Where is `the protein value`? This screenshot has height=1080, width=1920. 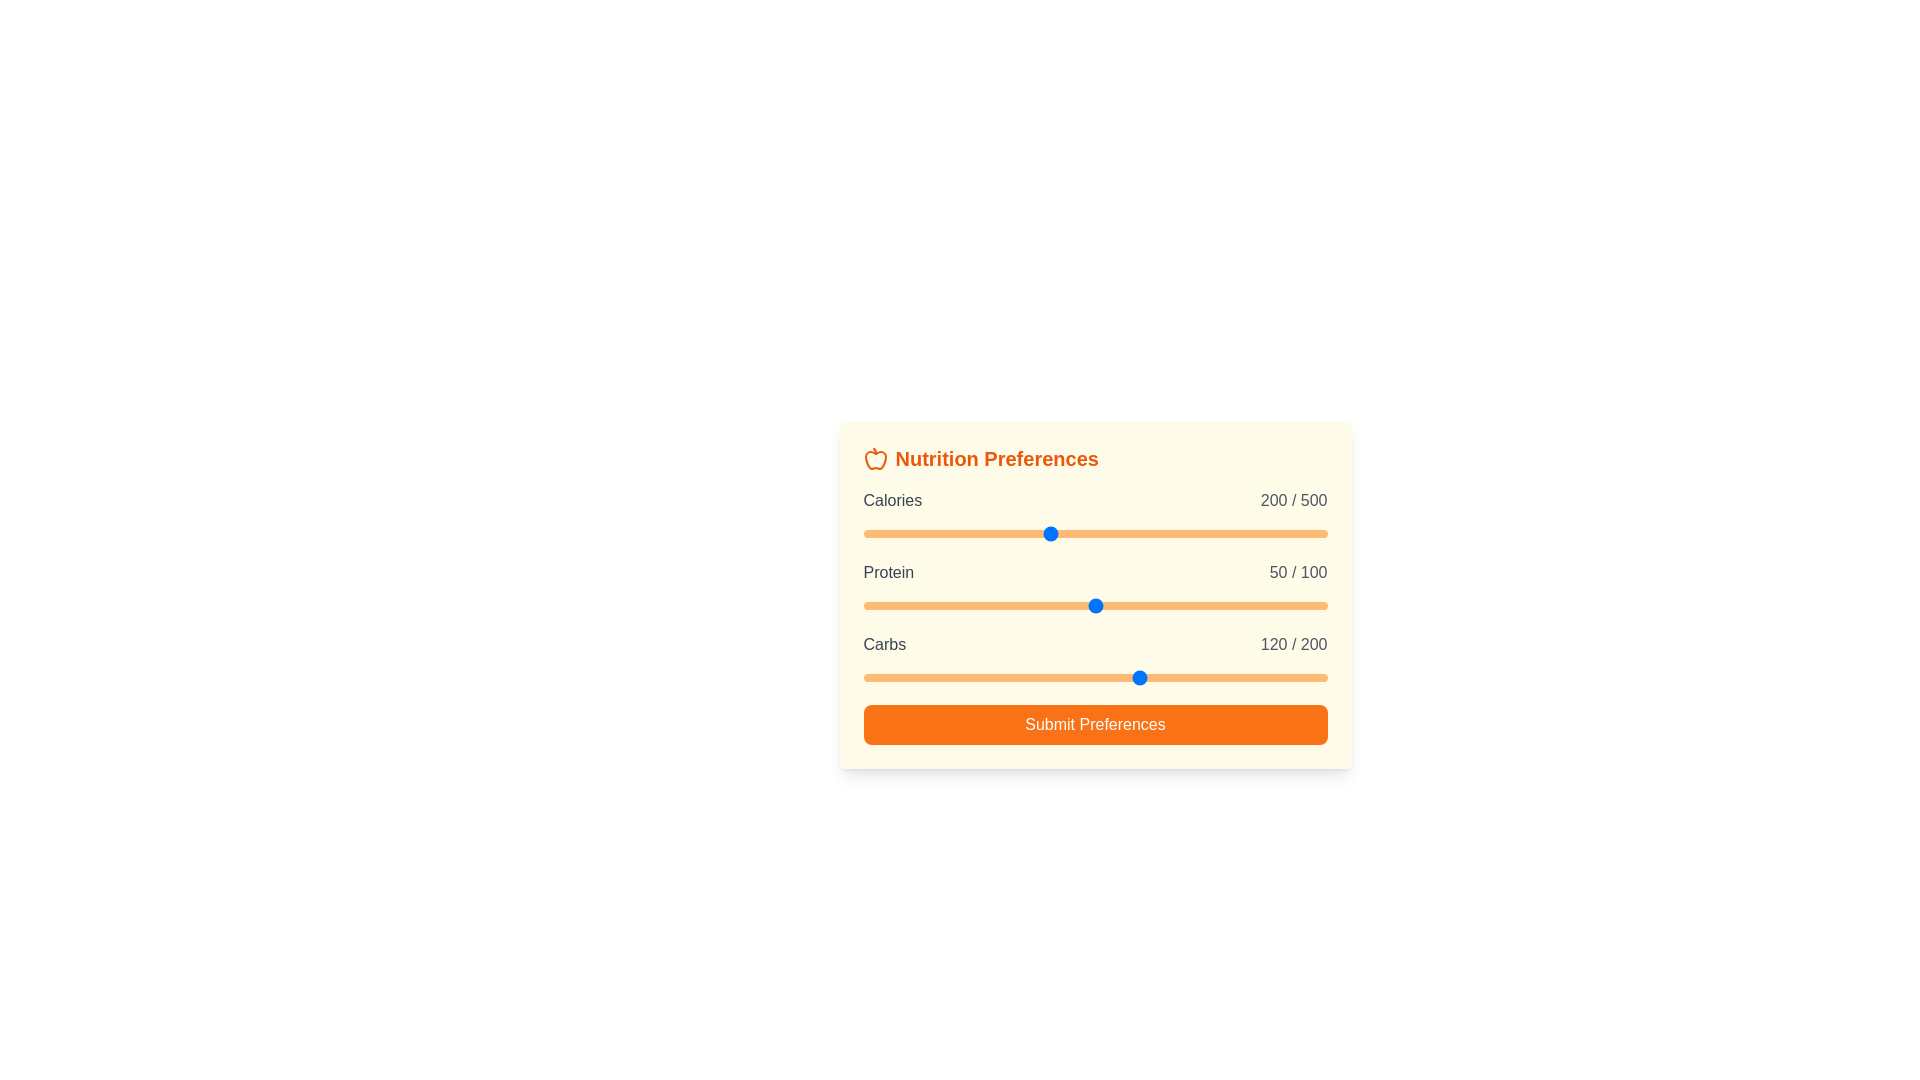
the protein value is located at coordinates (941, 604).